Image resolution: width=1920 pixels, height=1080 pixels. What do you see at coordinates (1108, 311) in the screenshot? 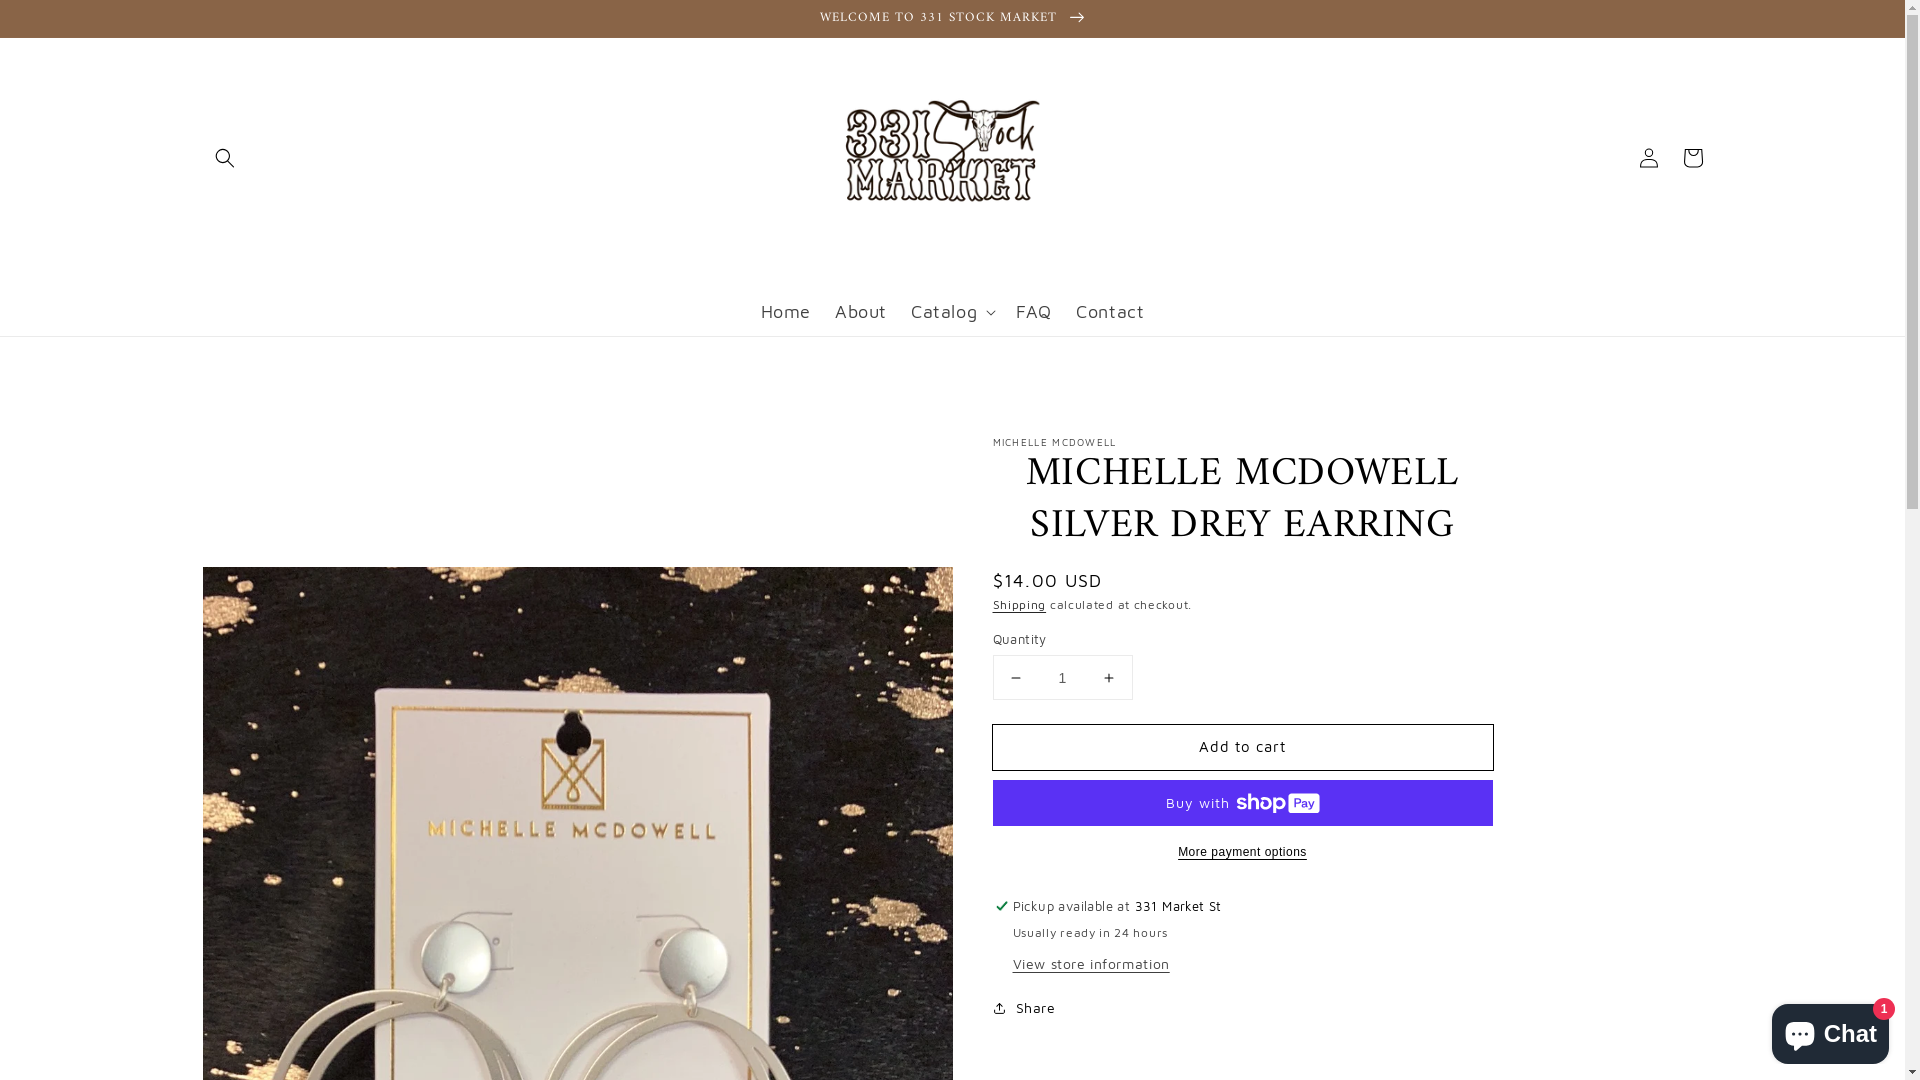
I see `'Contact'` at bounding box center [1108, 311].